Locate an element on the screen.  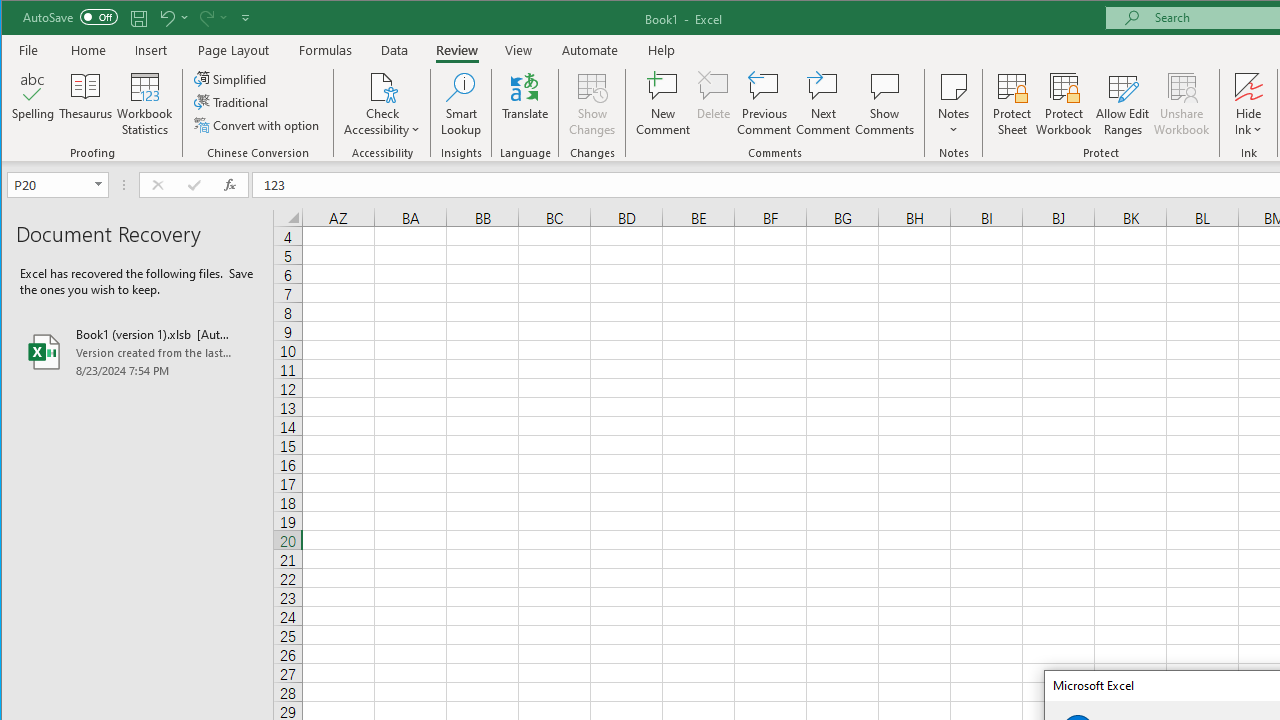
'Check Accessibility' is located at coordinates (382, 104).